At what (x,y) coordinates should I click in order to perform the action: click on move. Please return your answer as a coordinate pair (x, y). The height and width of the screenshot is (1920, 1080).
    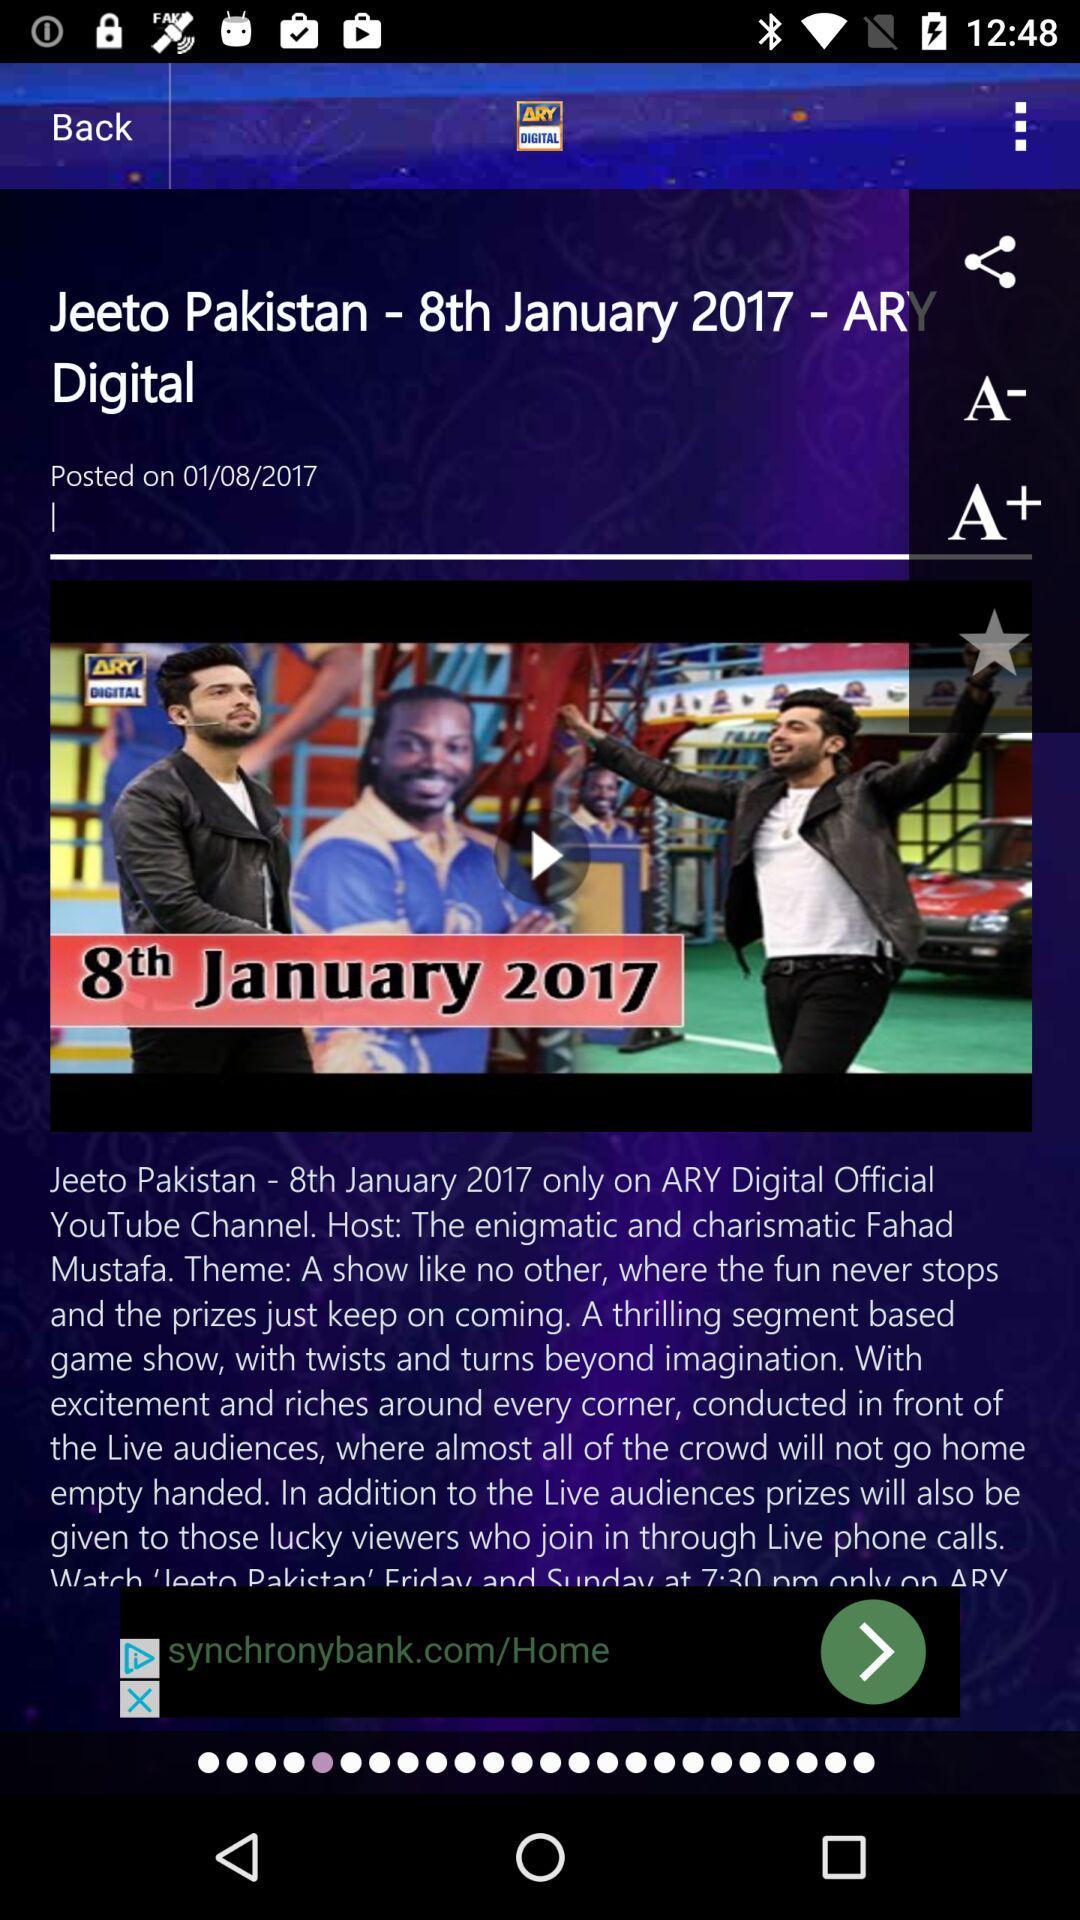
    Looking at the image, I should click on (540, 1651).